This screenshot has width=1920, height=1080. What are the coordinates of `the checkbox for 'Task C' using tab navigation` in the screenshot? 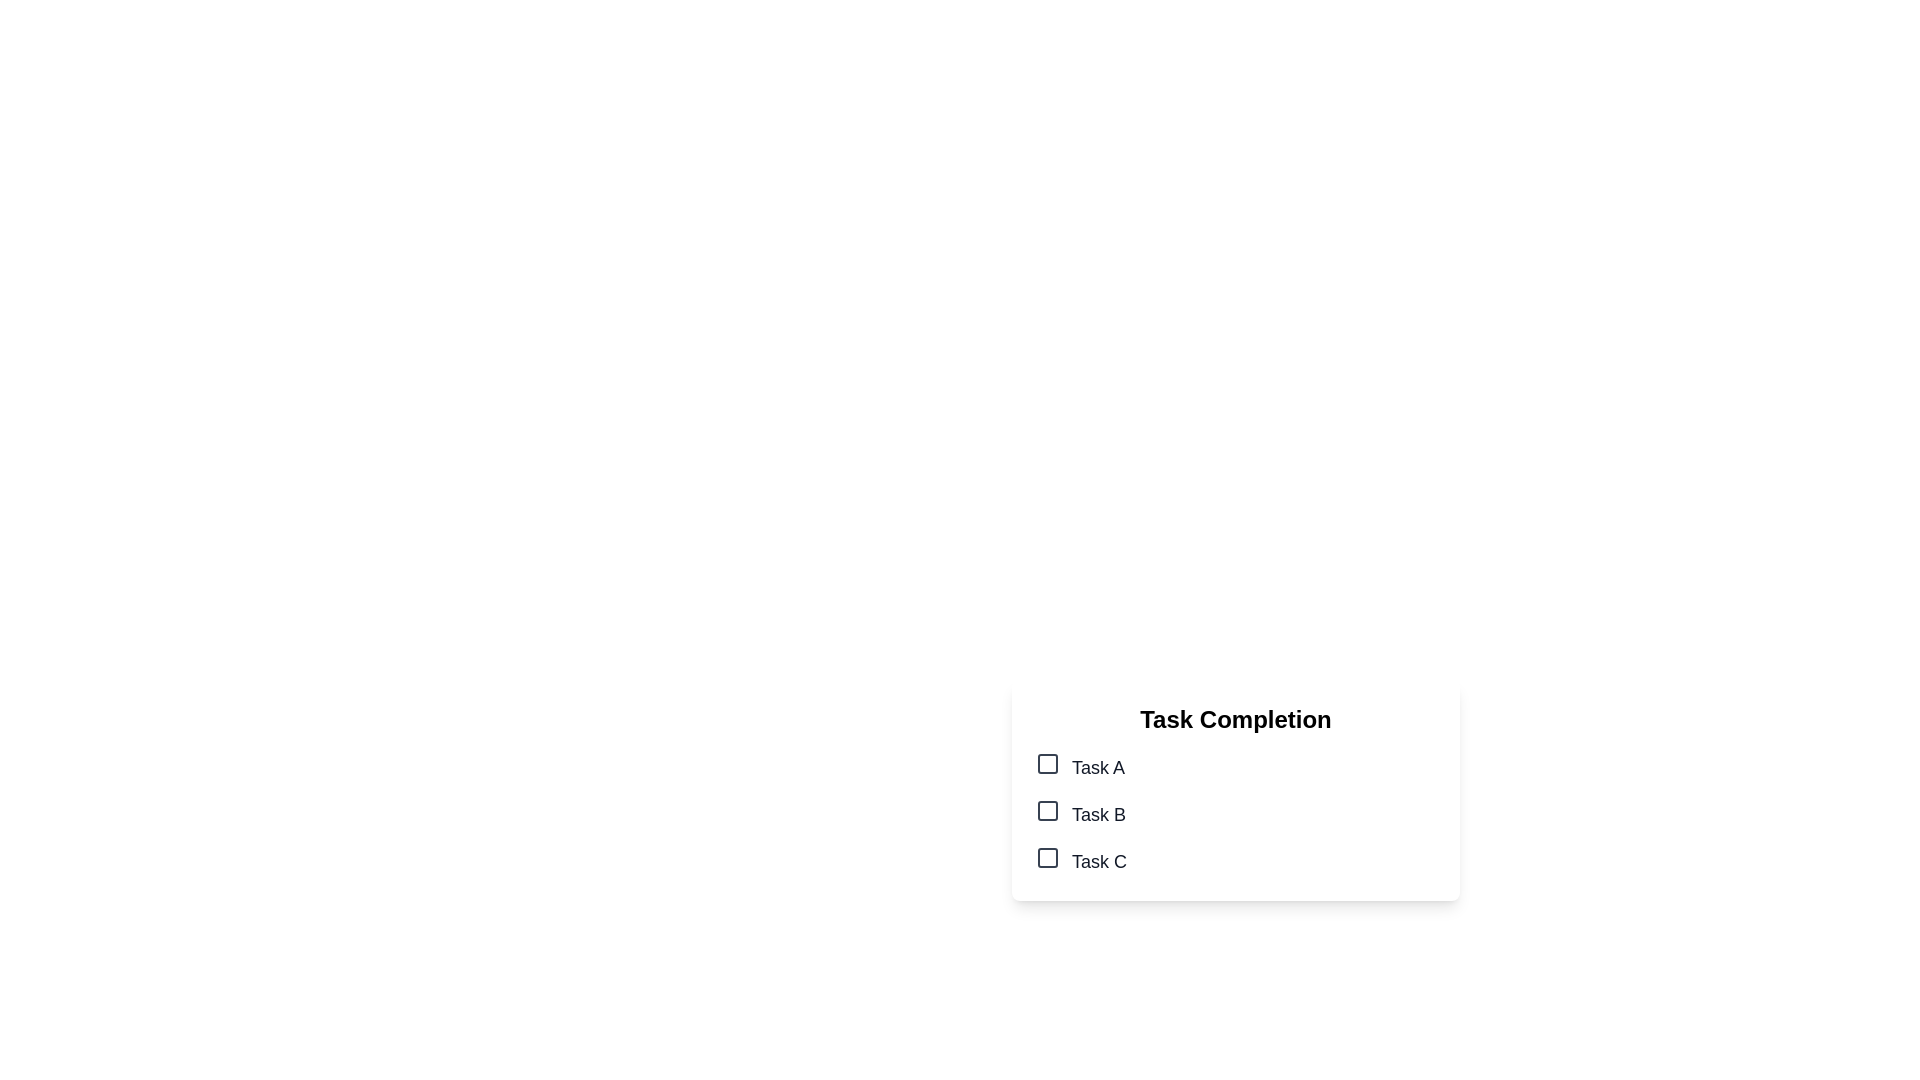 It's located at (1235, 860).